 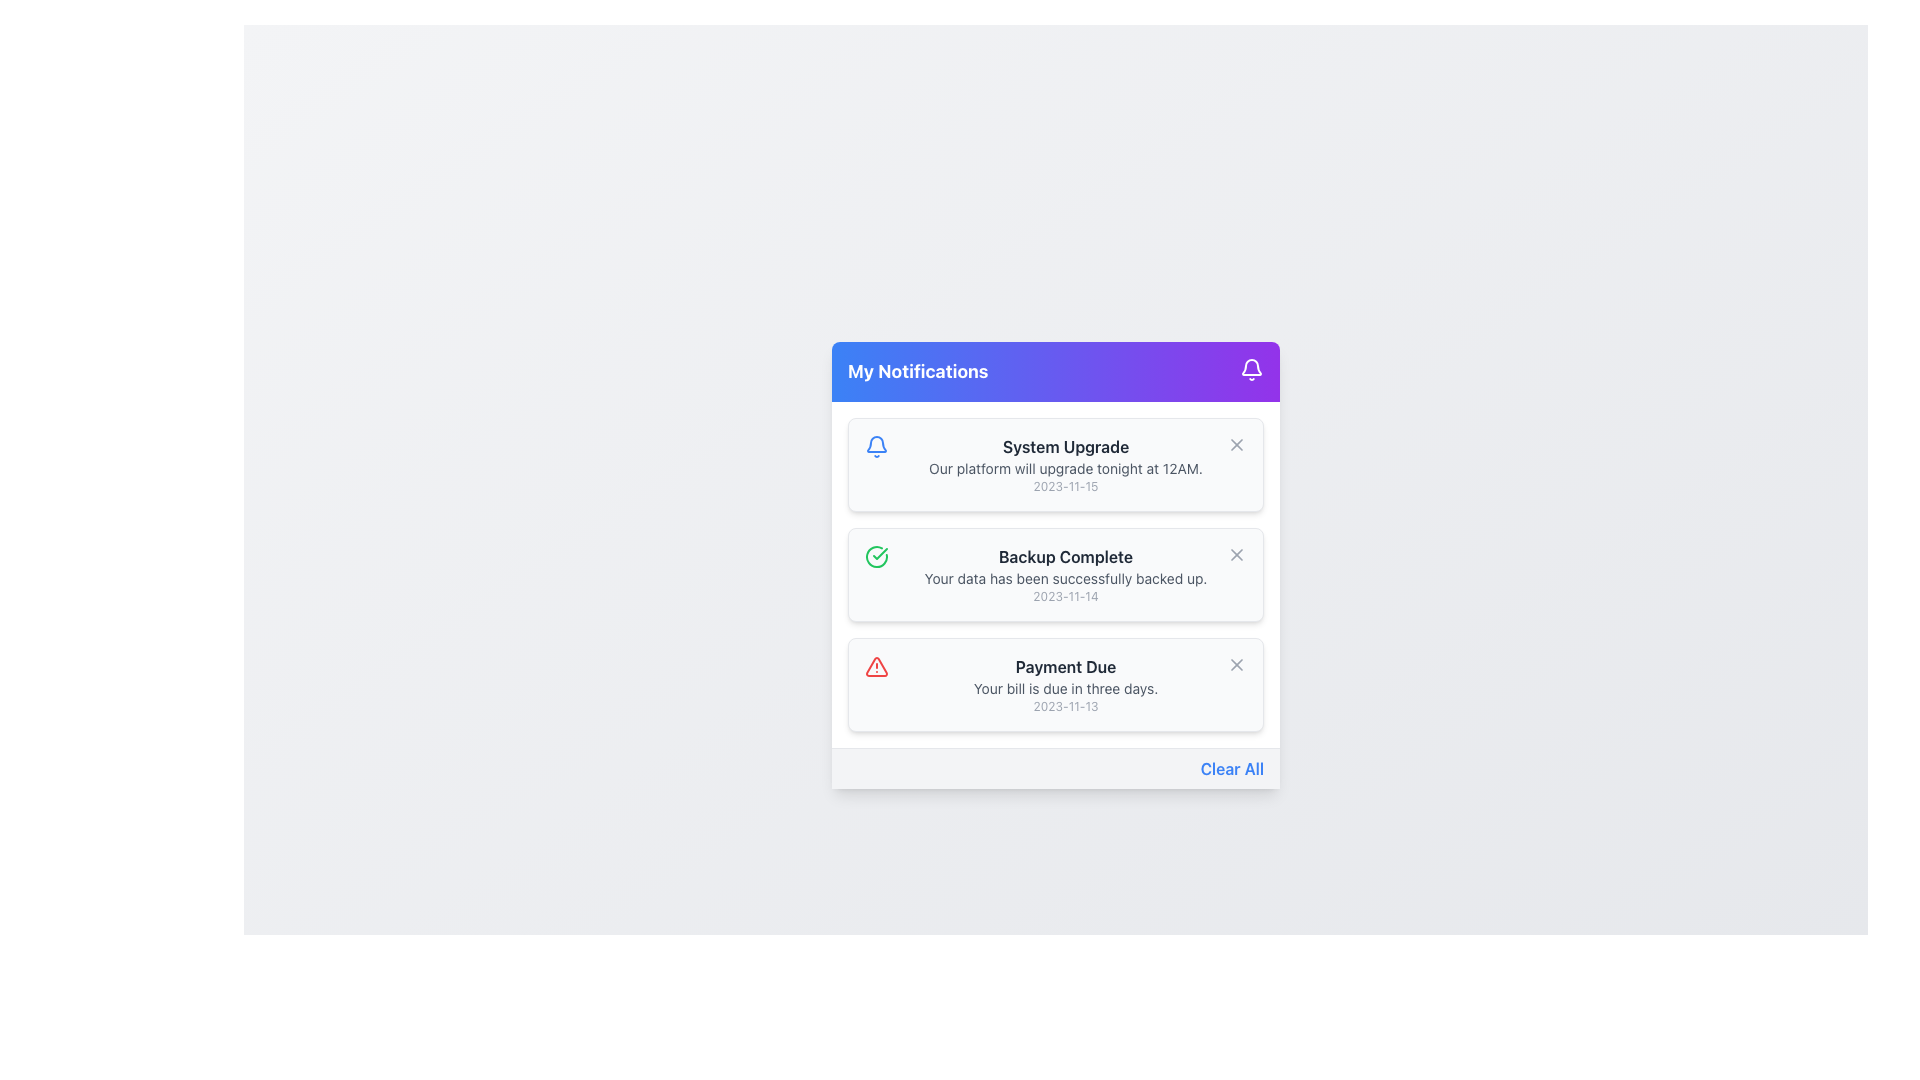 I want to click on the information provided in the Text-based Notification Block that informs the user about the successful completion of a backup operation, so click(x=1064, y=574).